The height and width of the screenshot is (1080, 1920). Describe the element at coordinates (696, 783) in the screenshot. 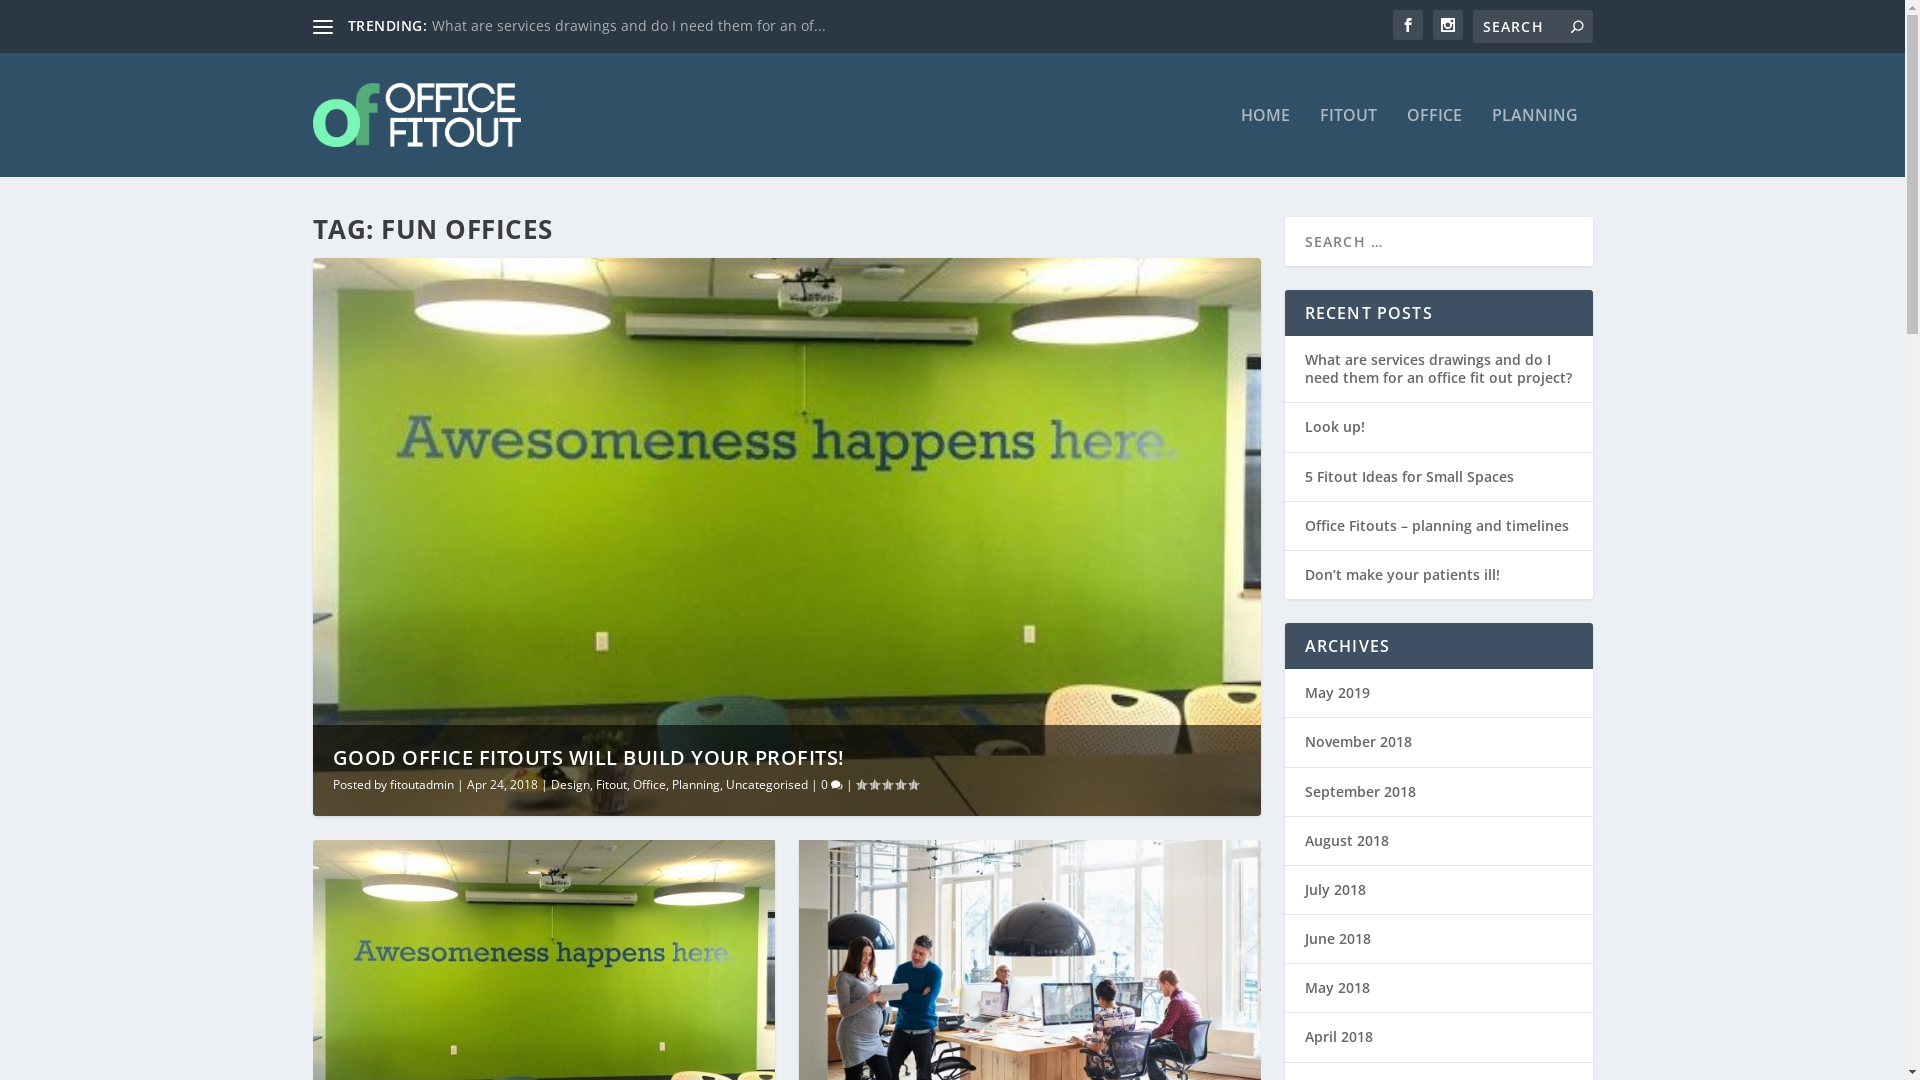

I see `'Planning'` at that location.